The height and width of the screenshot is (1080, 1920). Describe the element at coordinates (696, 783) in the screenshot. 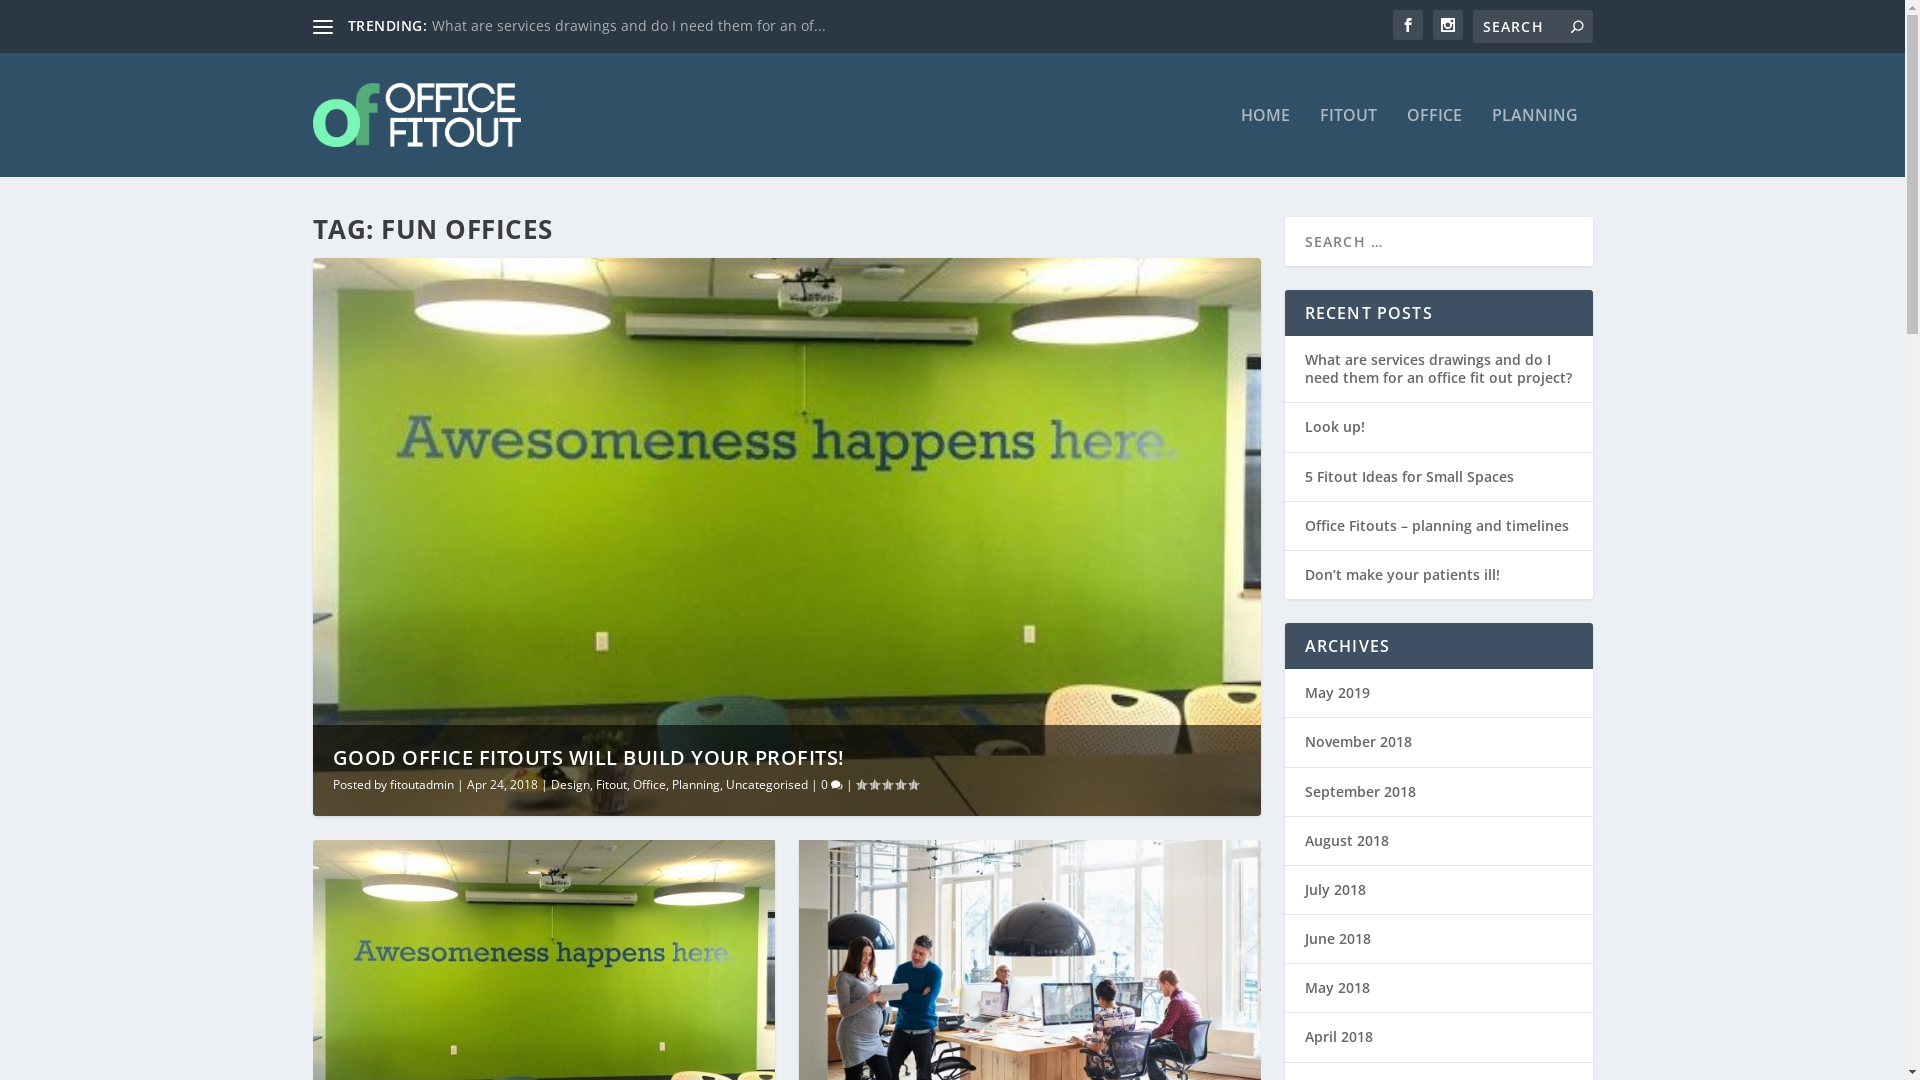

I see `'Planning'` at that location.